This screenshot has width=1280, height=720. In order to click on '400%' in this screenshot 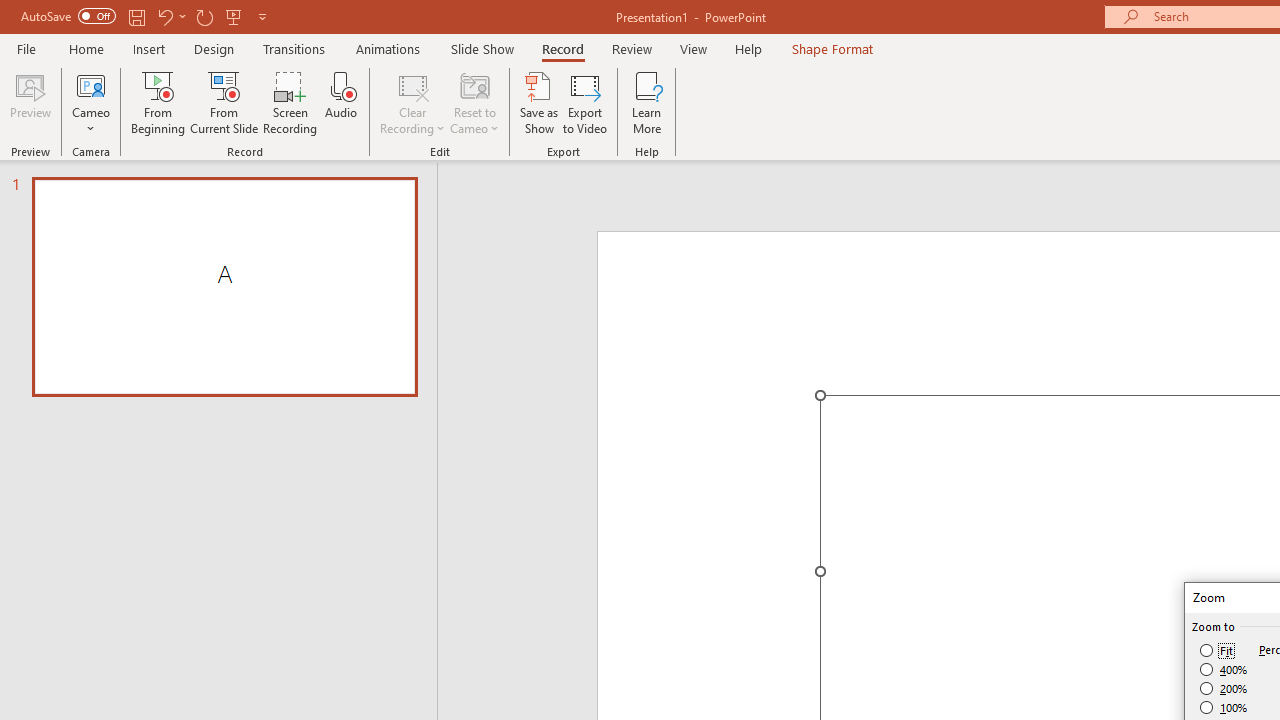, I will do `click(1223, 669)`.